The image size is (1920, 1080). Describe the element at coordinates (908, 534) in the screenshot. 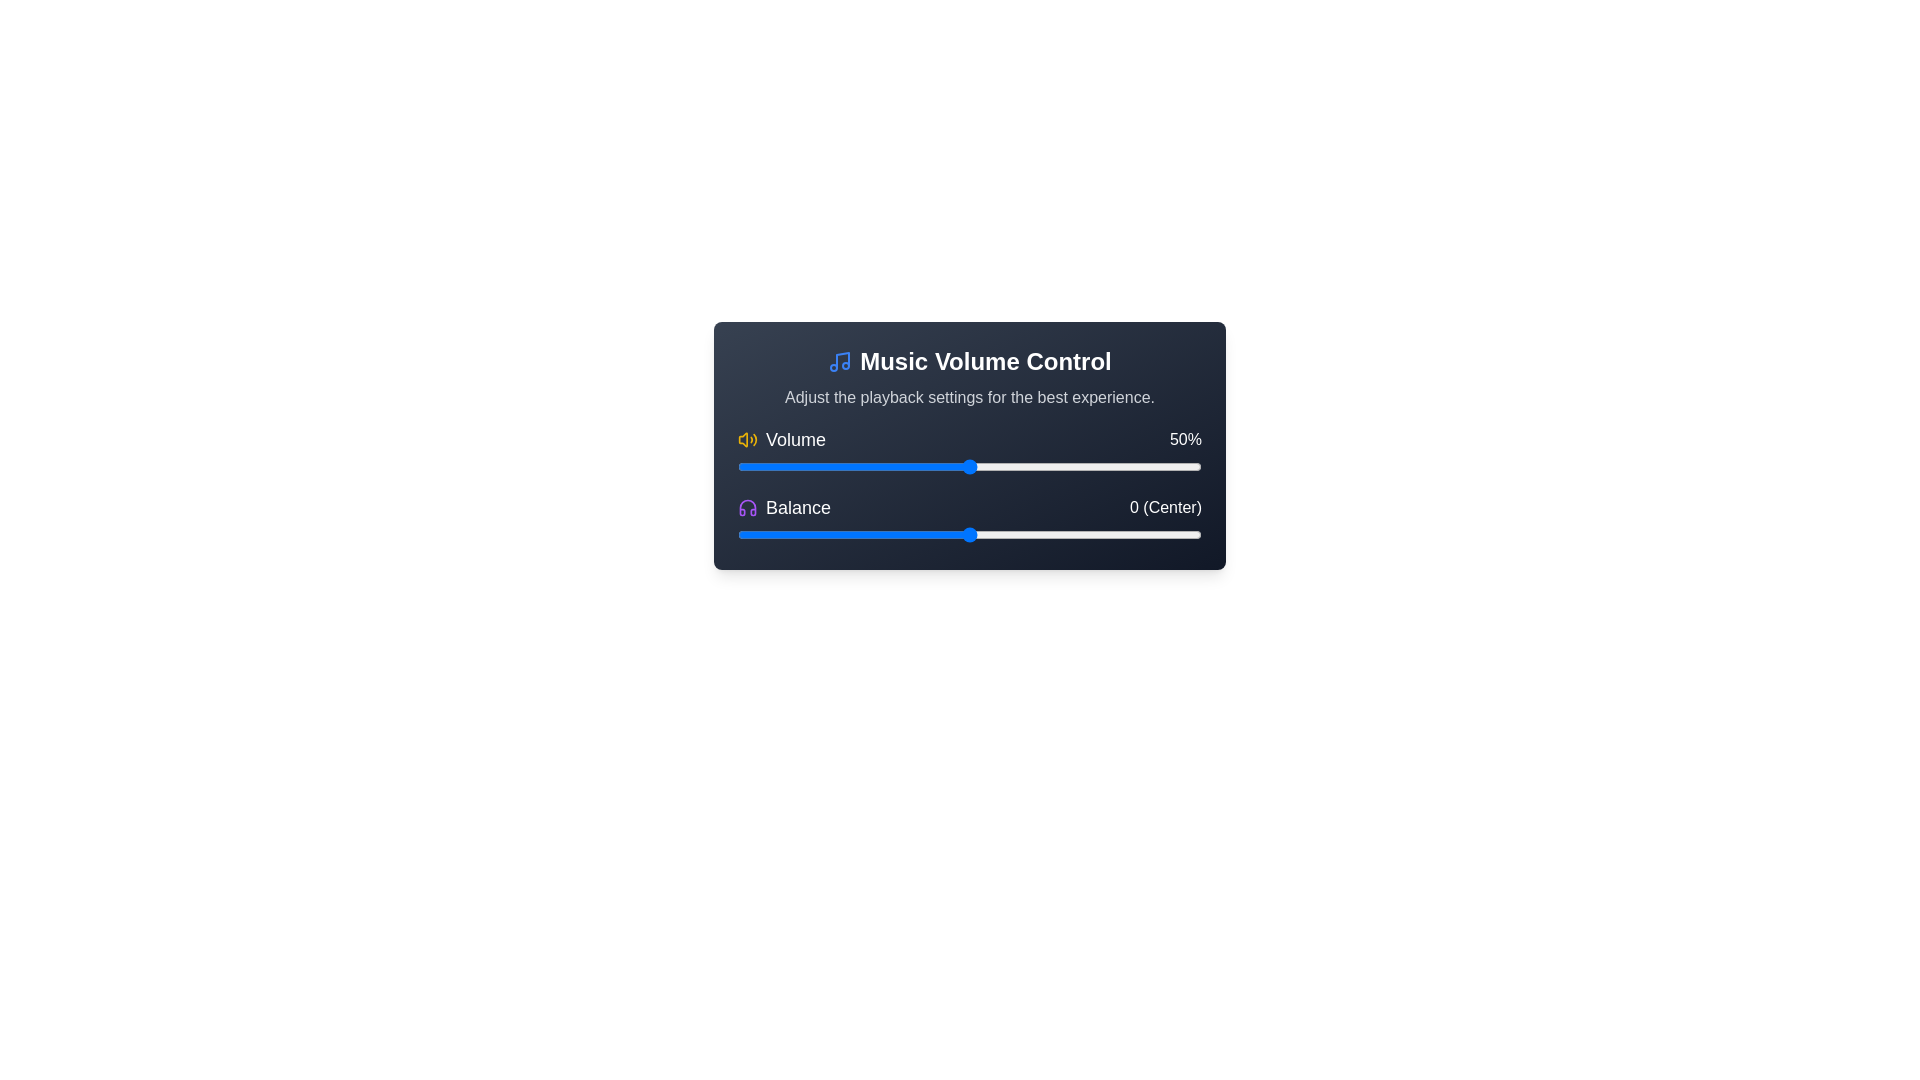

I see `the balance slider to -13 value` at that location.